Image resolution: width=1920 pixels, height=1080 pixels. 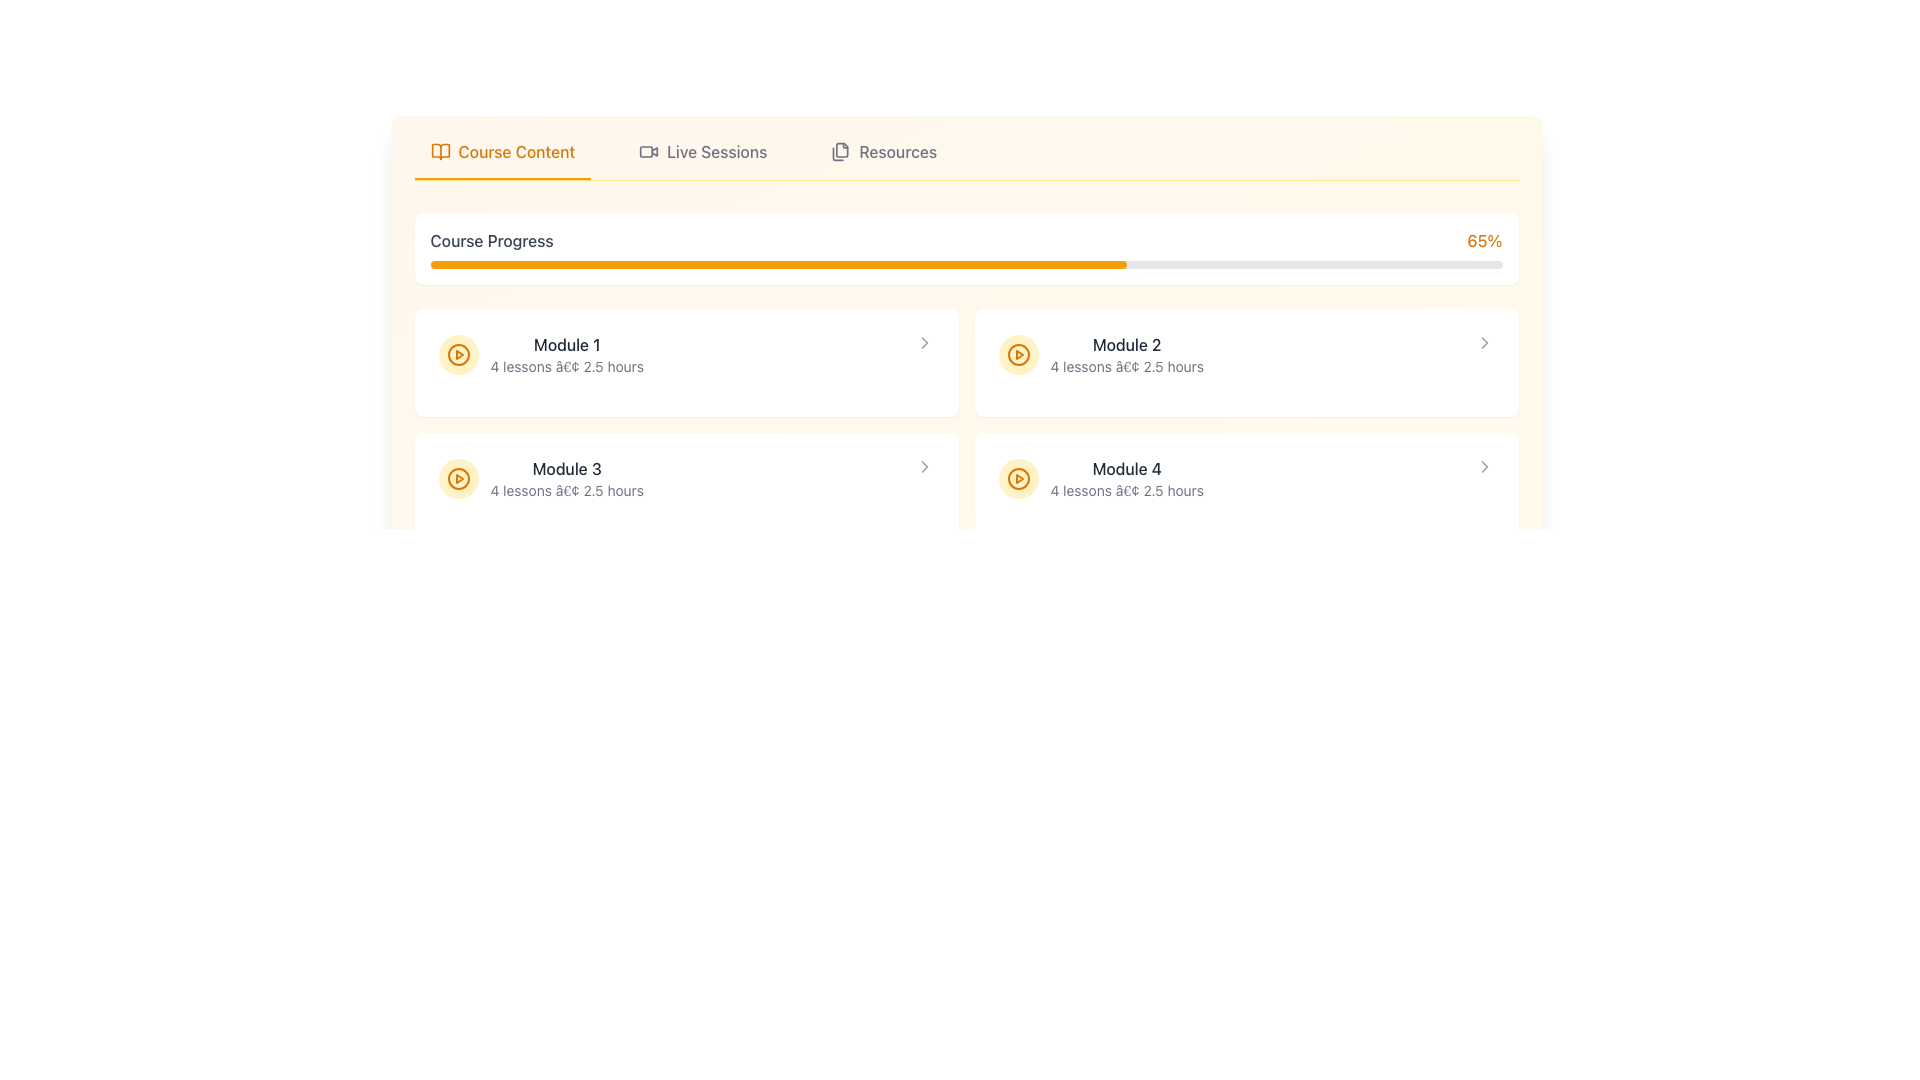 I want to click on the text content block, so click(x=566, y=478).